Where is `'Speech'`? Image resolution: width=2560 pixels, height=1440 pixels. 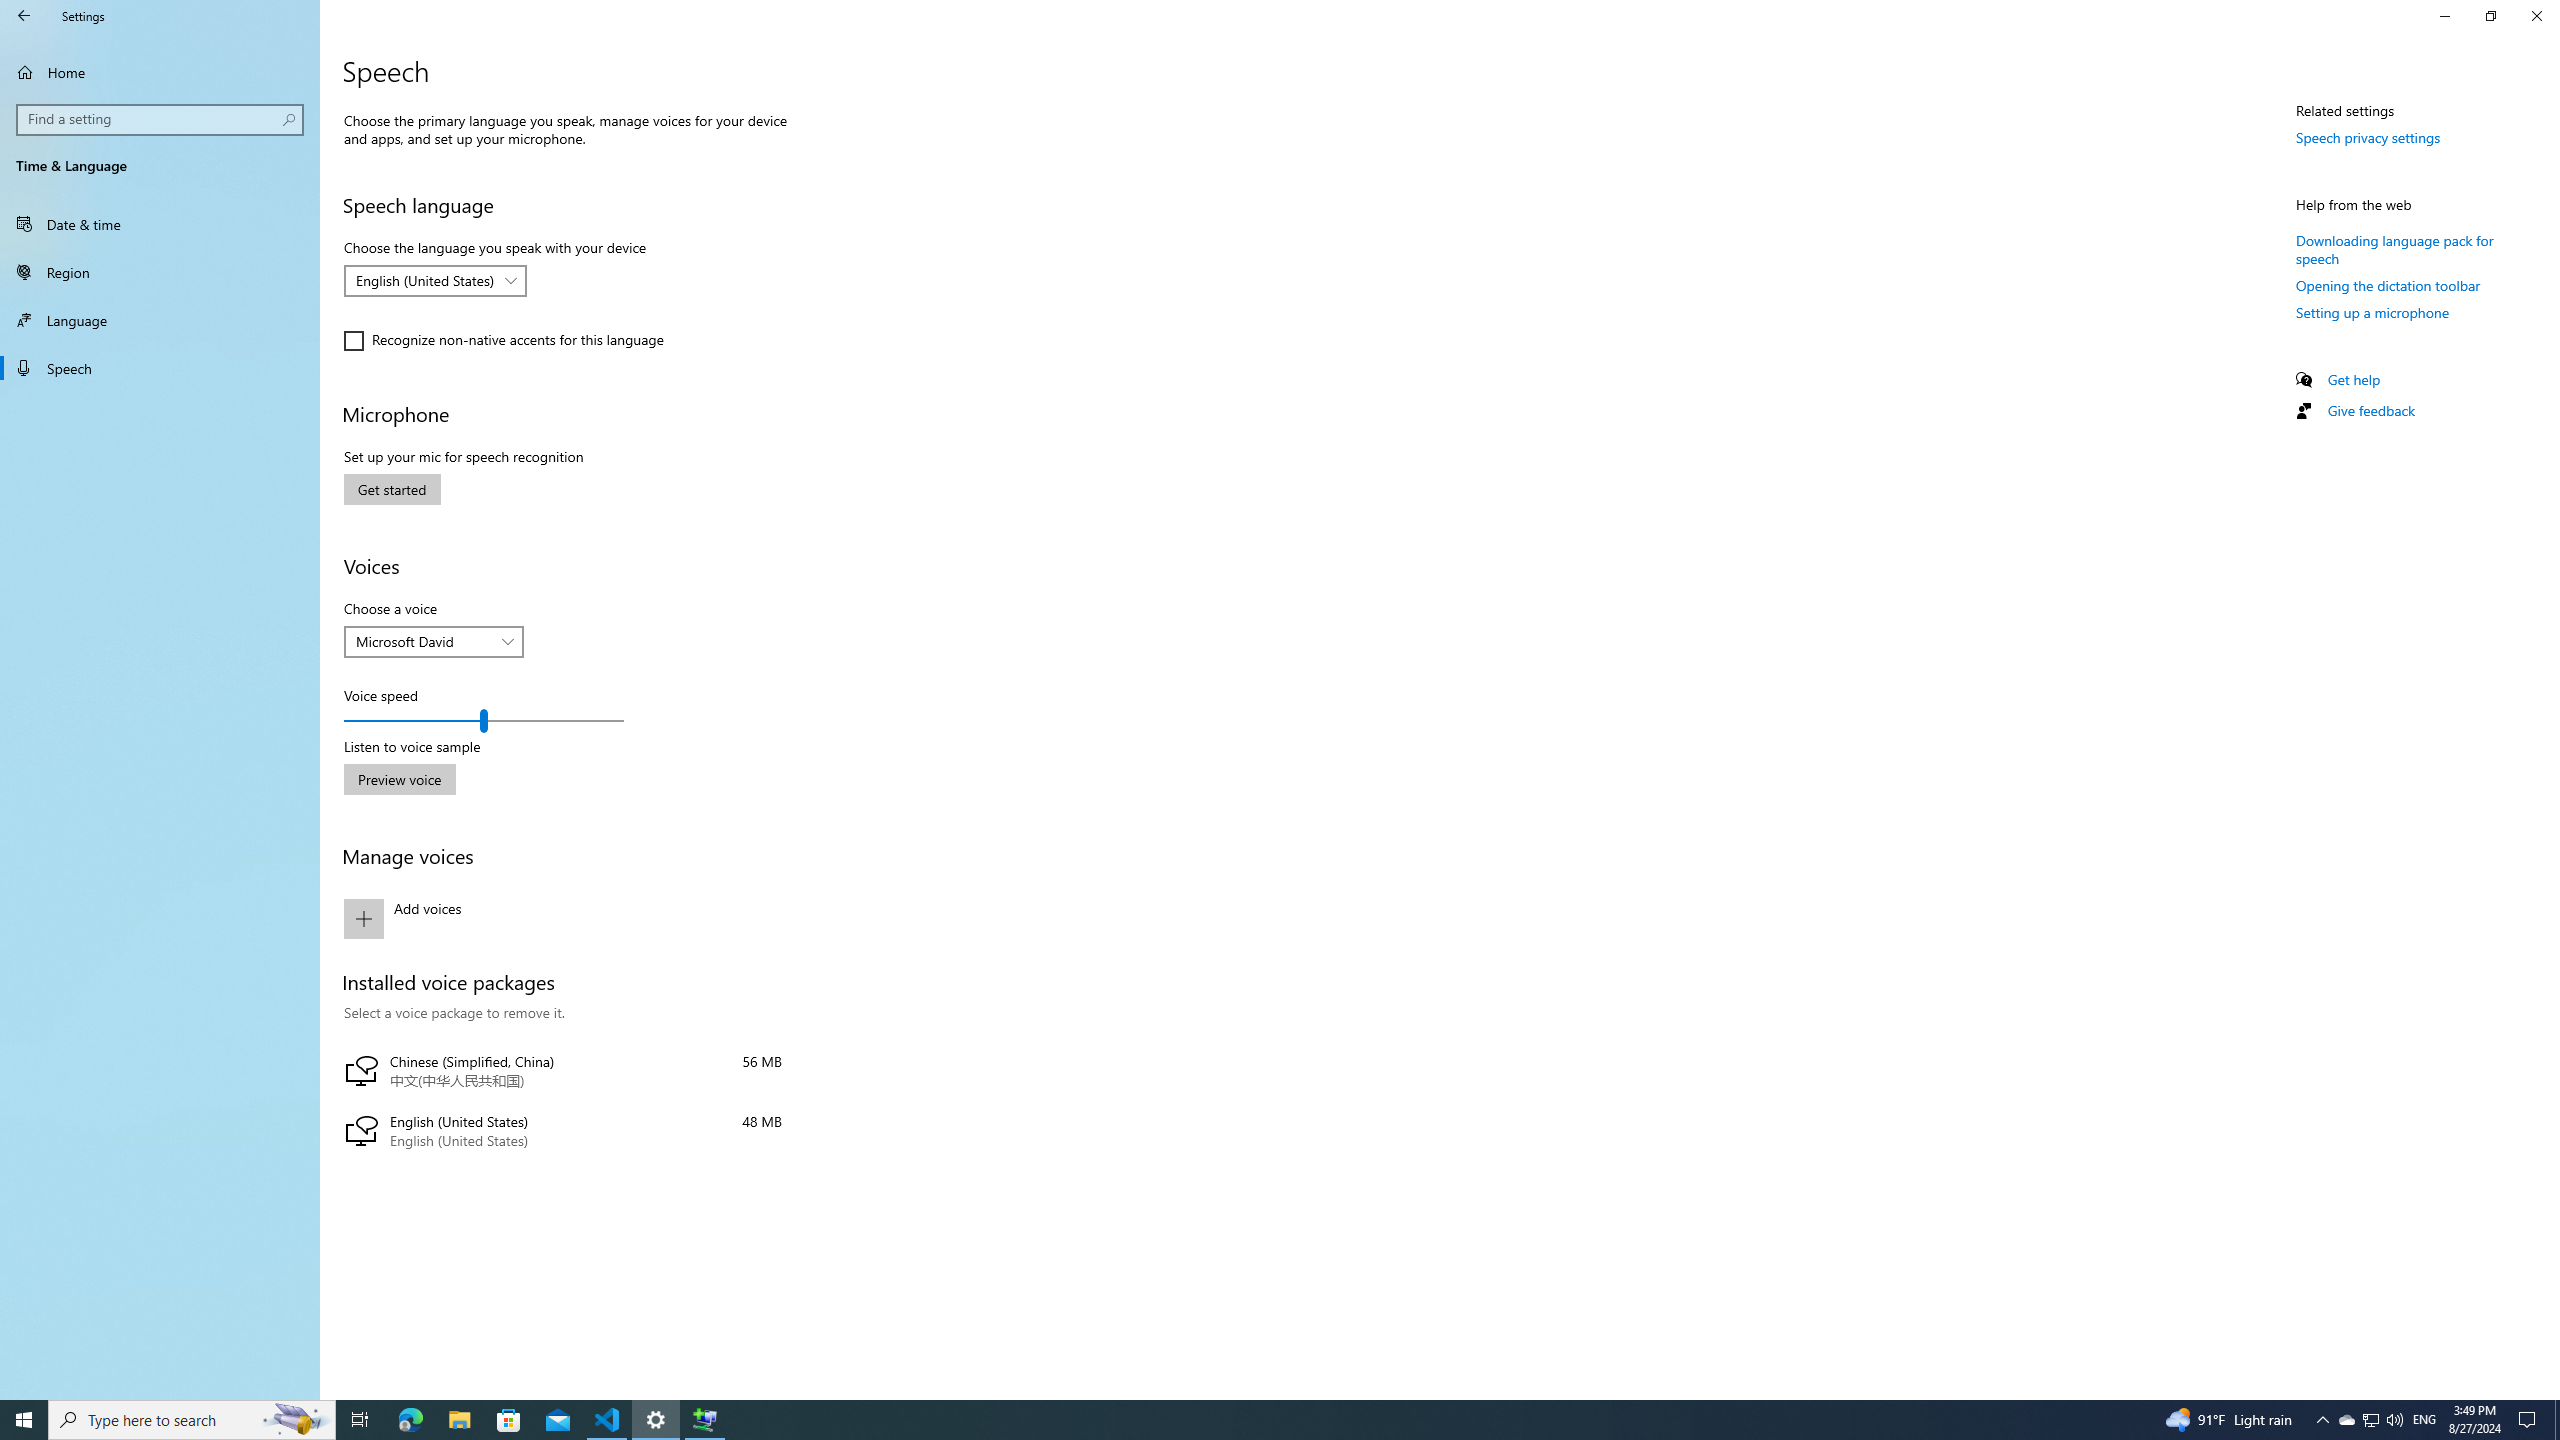 'Speech' is located at coordinates (159, 367).